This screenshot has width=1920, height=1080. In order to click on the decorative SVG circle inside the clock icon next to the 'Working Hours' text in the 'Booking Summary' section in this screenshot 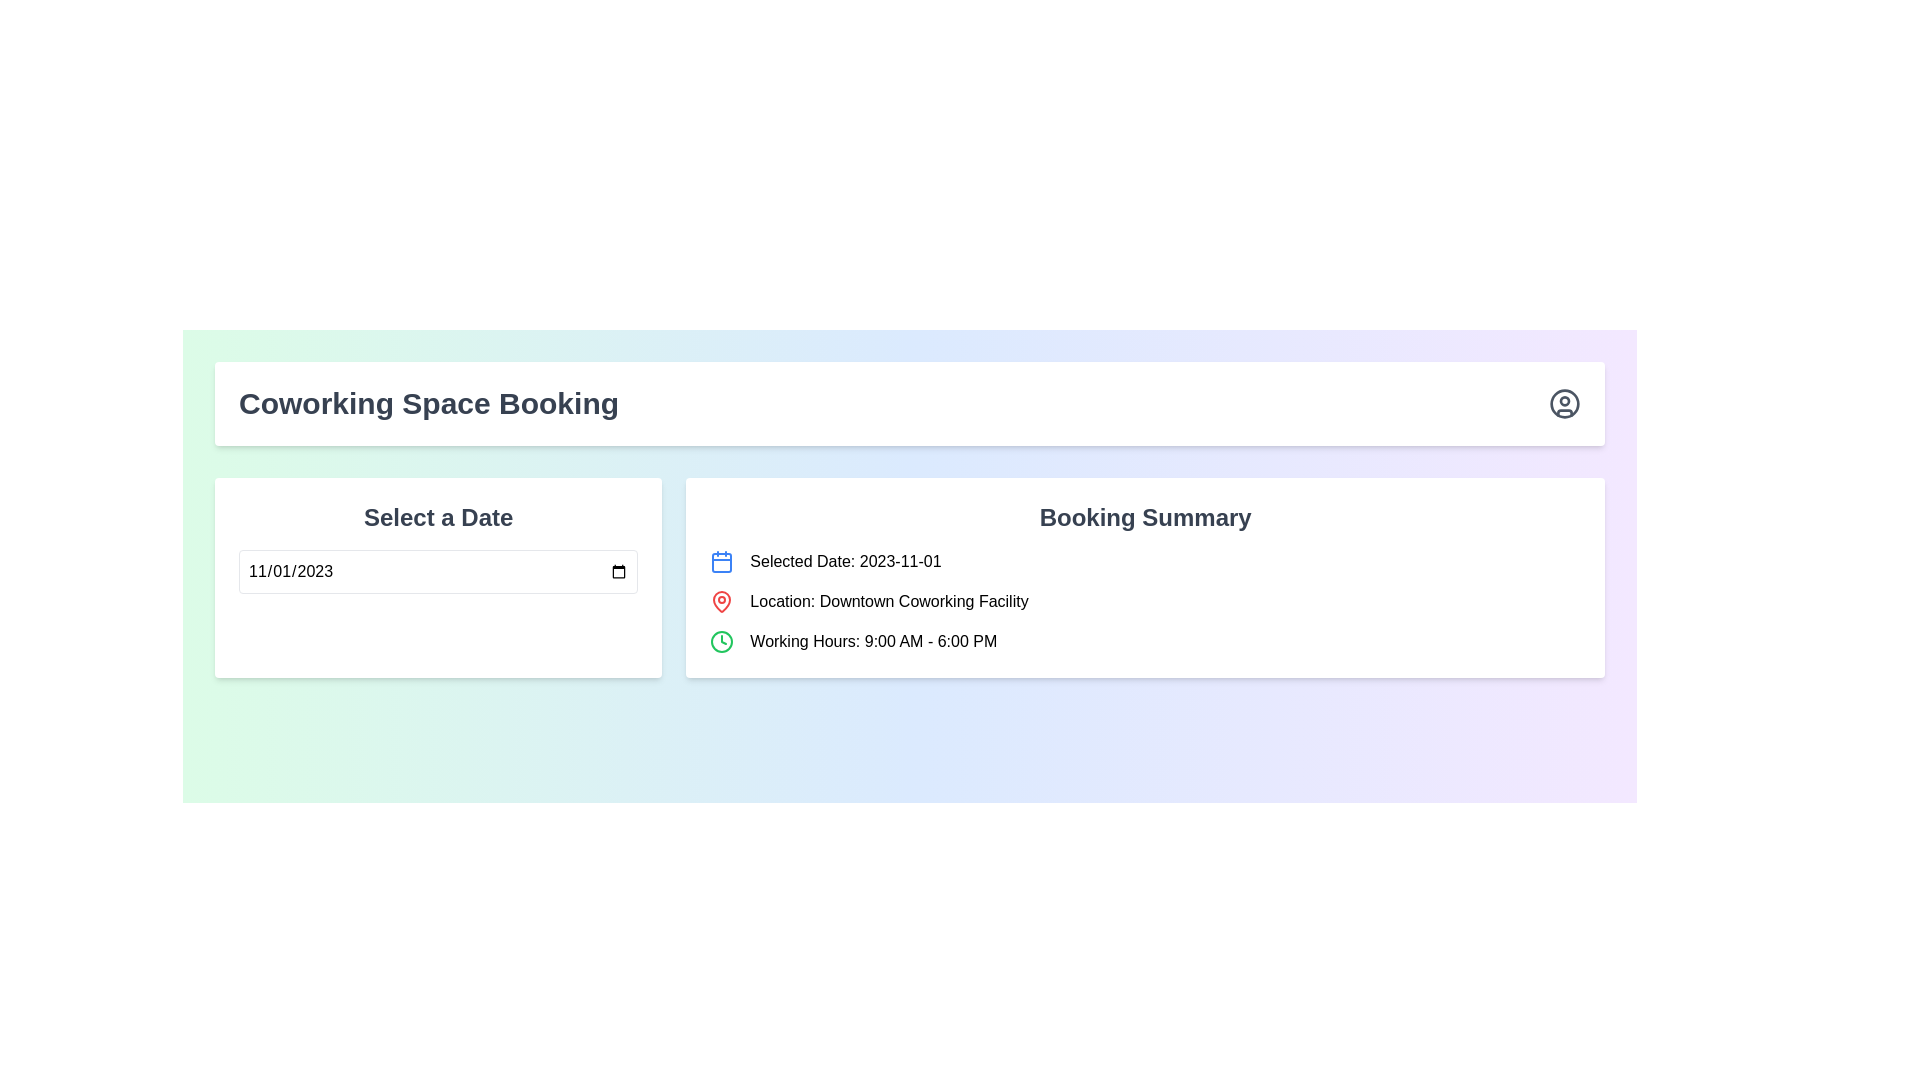, I will do `click(721, 641)`.